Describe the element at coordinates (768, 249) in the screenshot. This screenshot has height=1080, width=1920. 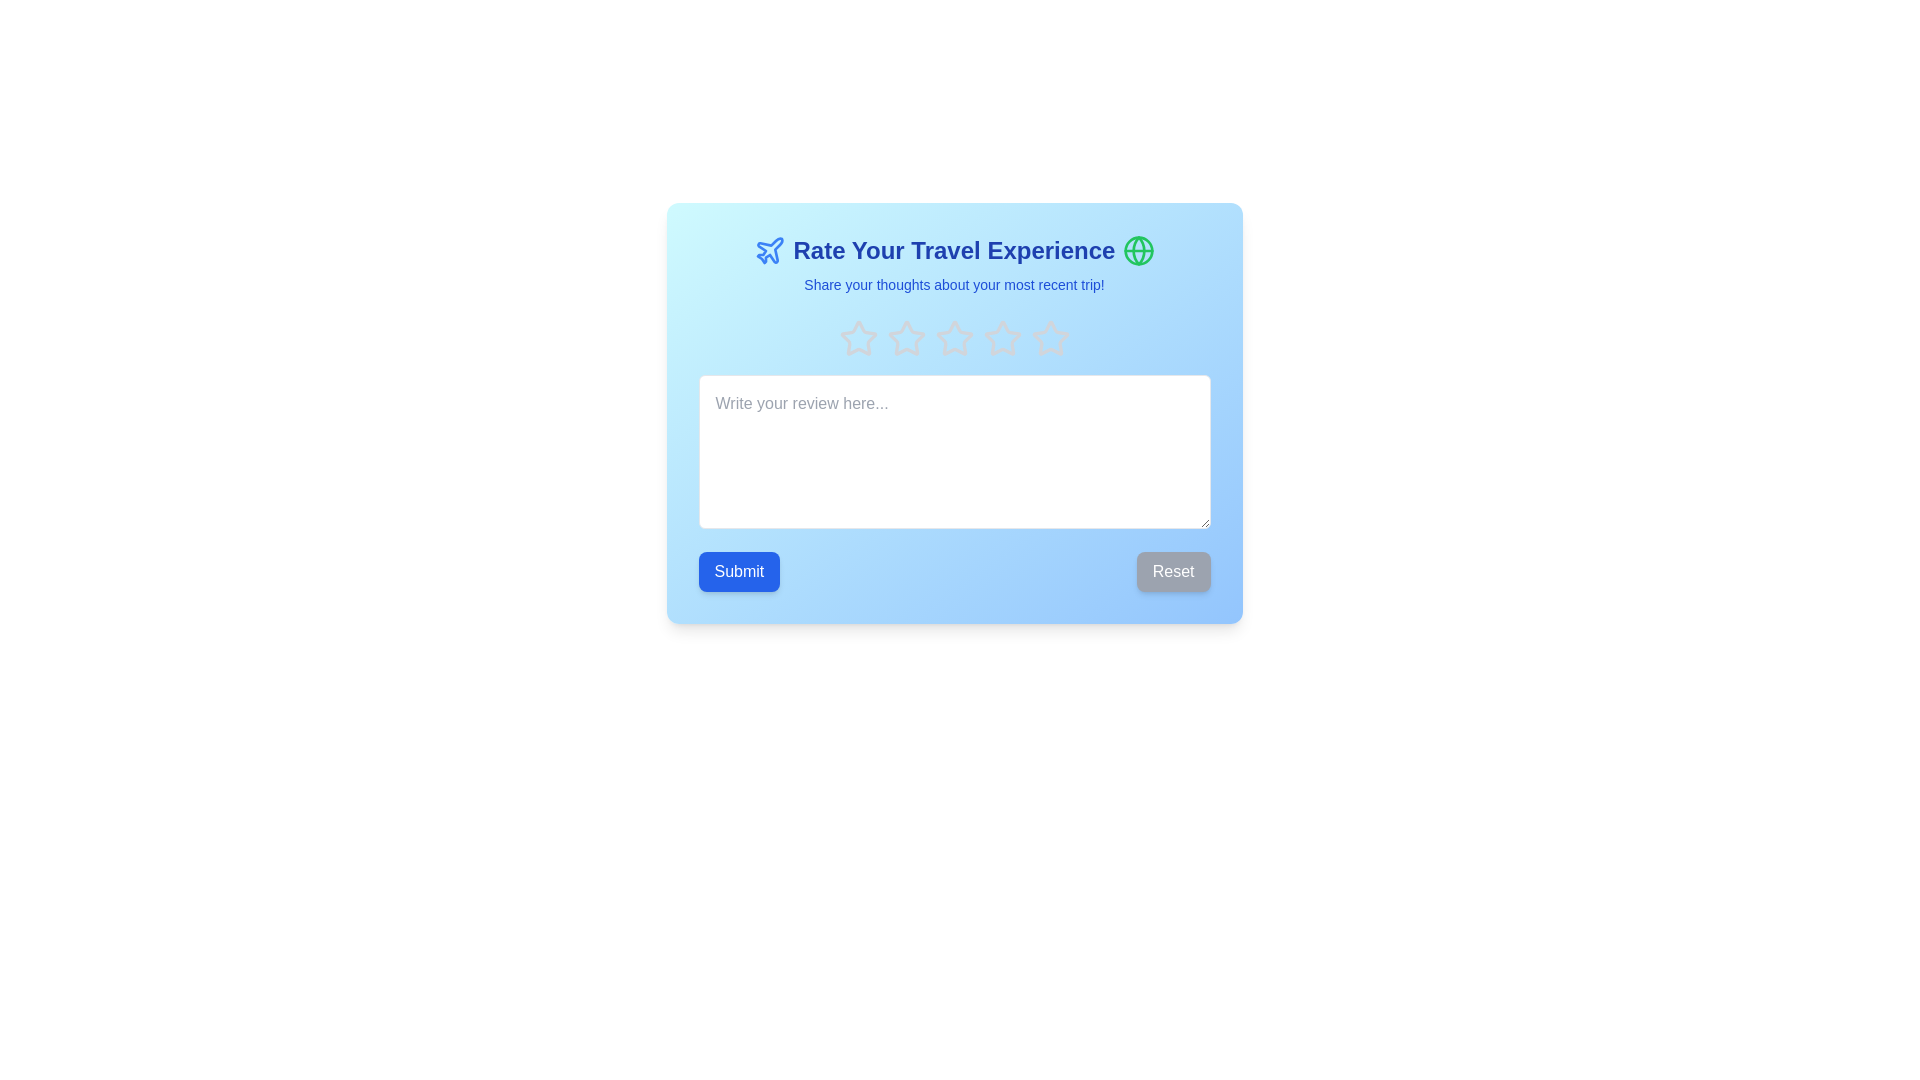
I see `the decorative travel-themed icon located near the top-left corner of the review interface, aligned with the title 'Rate Your Travel Experience'` at that location.